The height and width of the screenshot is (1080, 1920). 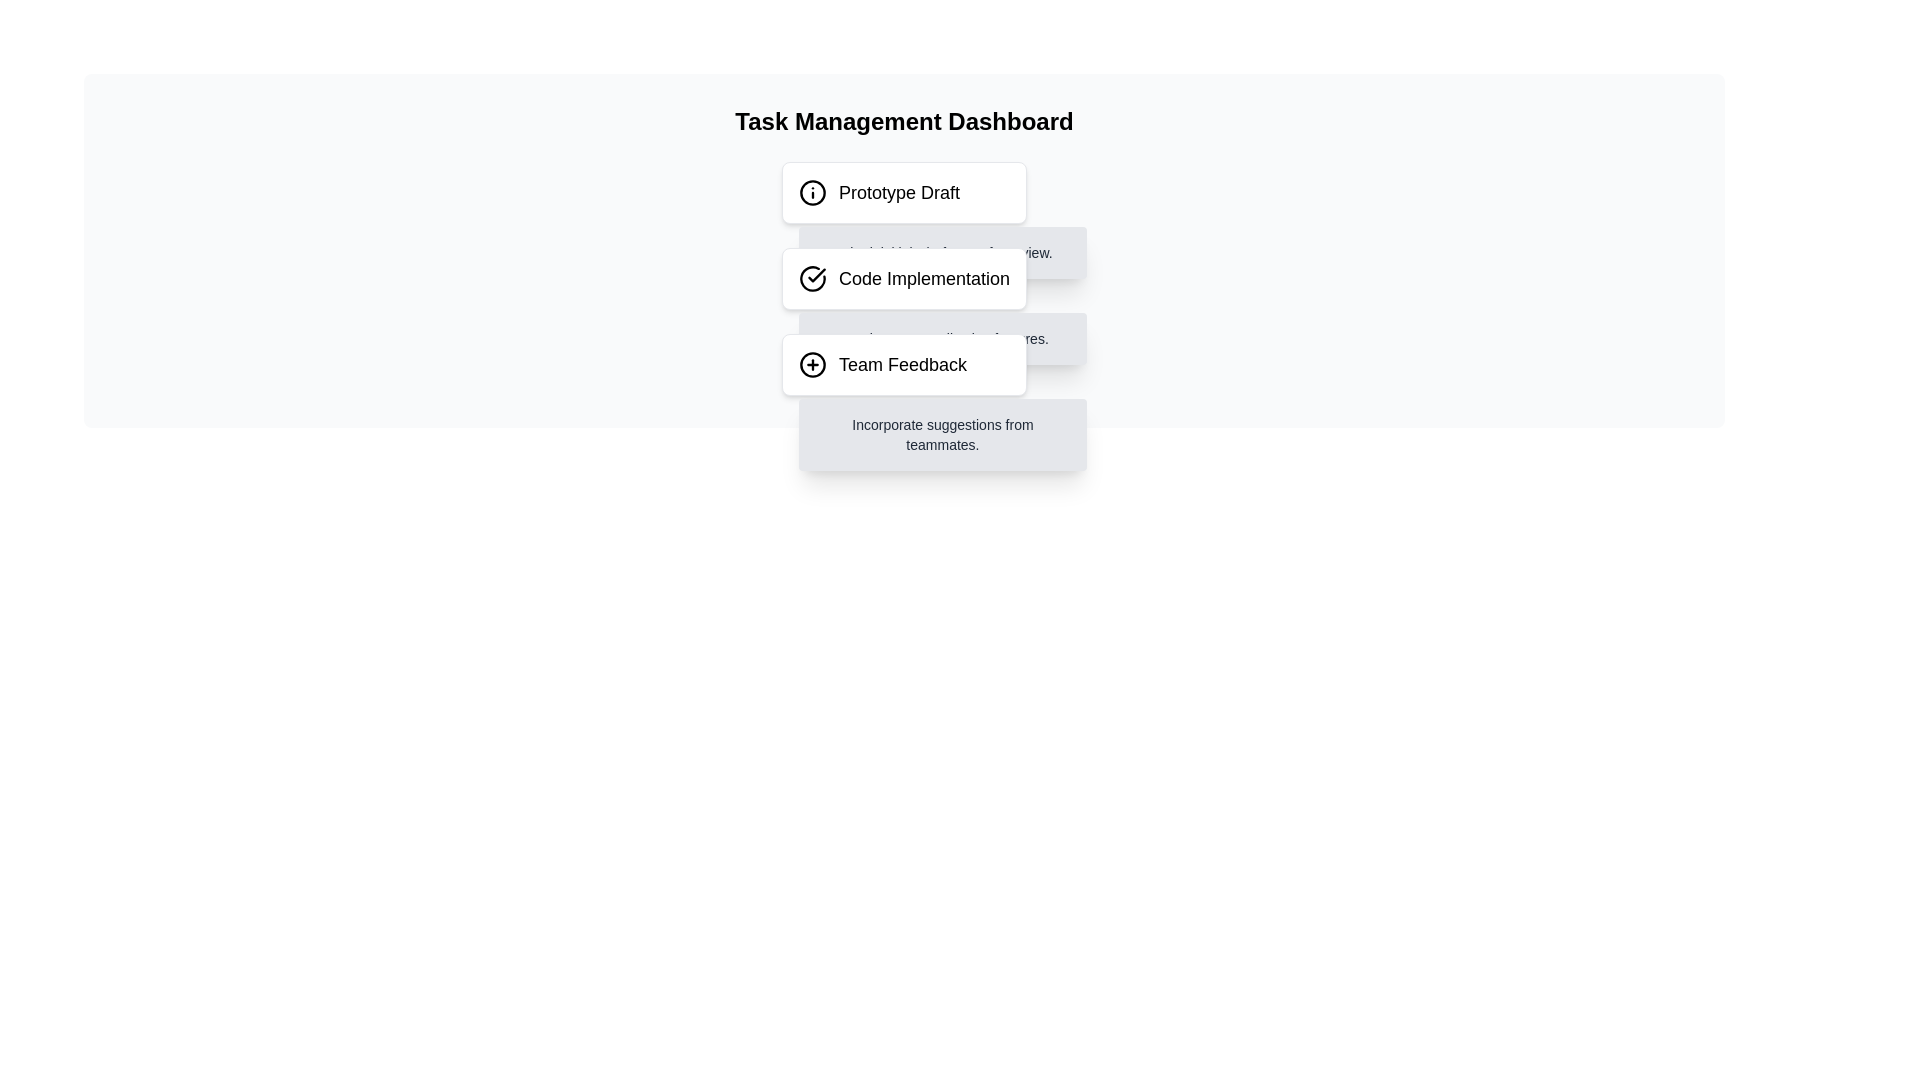 I want to click on the Text Label that serves as a title for the associated task, positioned to the right of an information icon within the first task item of a vertical task list, so click(x=898, y=192).